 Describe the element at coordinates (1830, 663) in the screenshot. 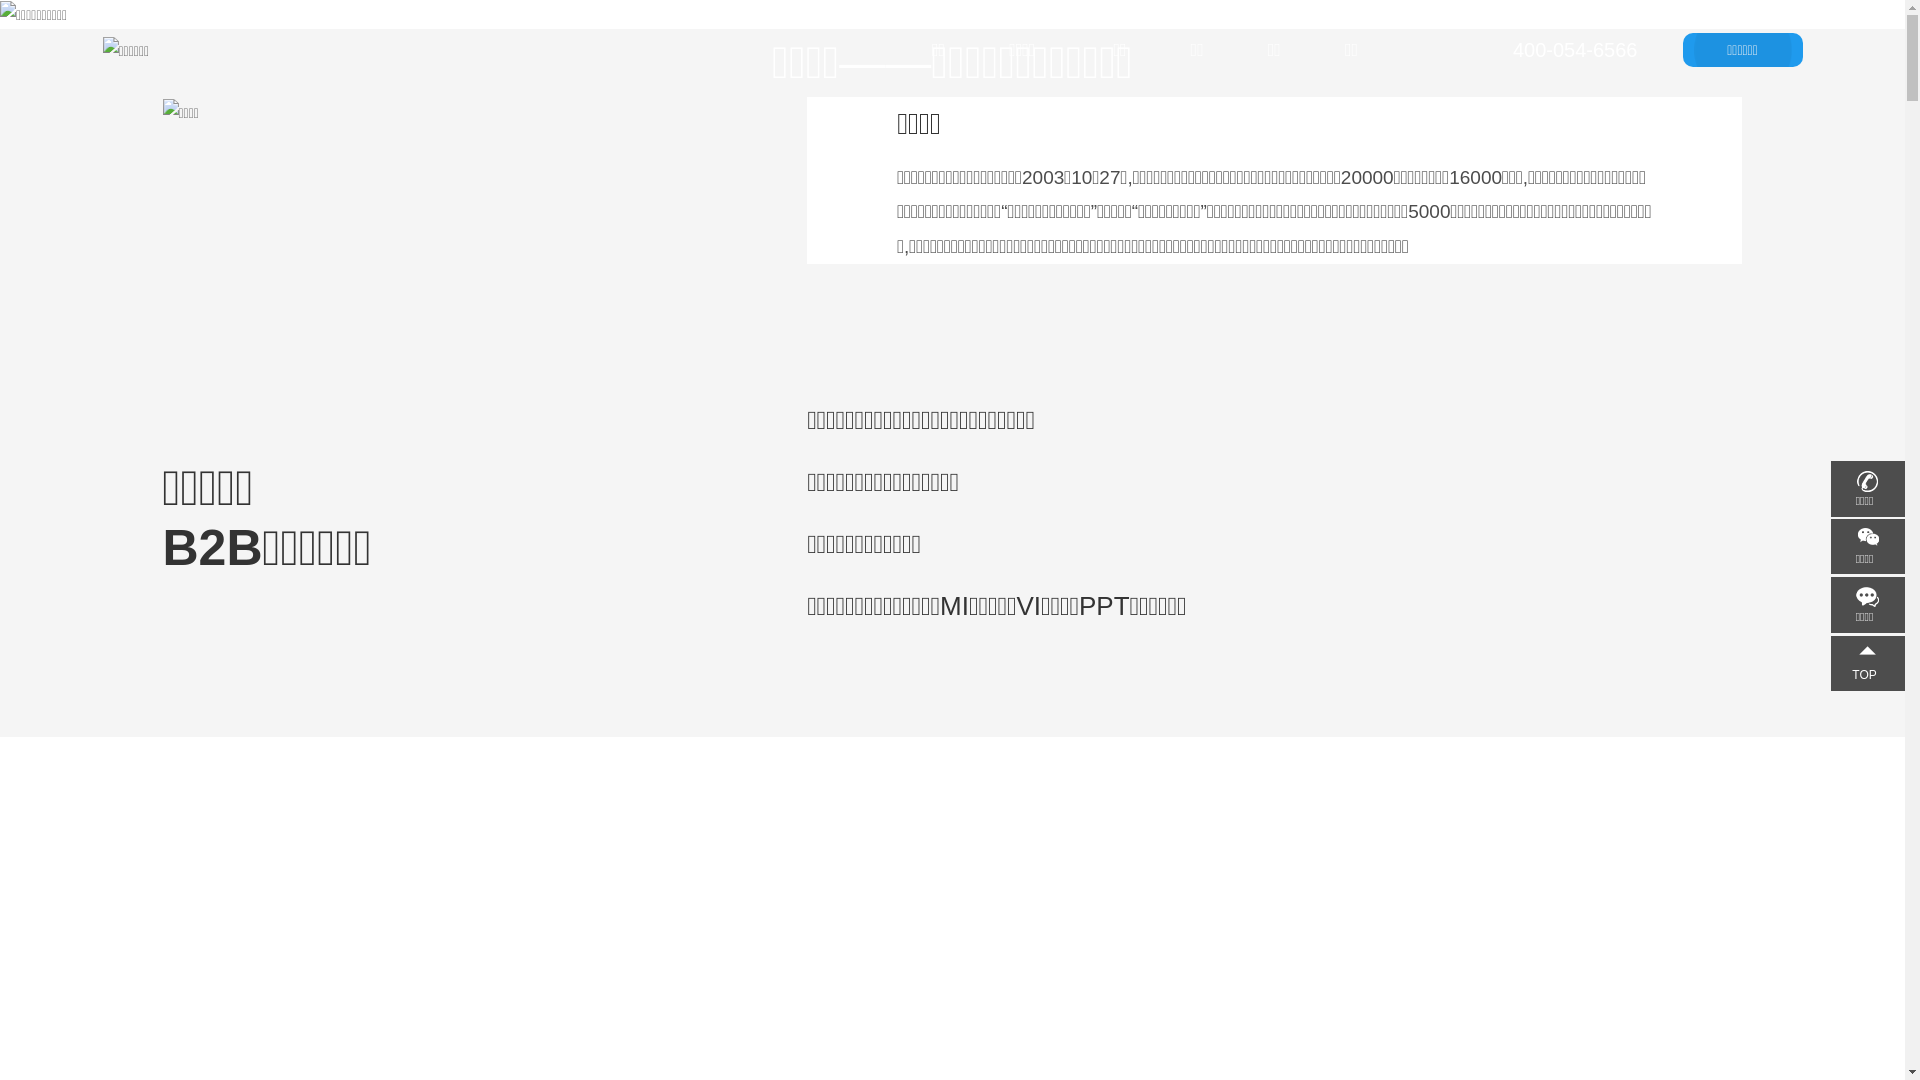

I see `'TOP'` at that location.